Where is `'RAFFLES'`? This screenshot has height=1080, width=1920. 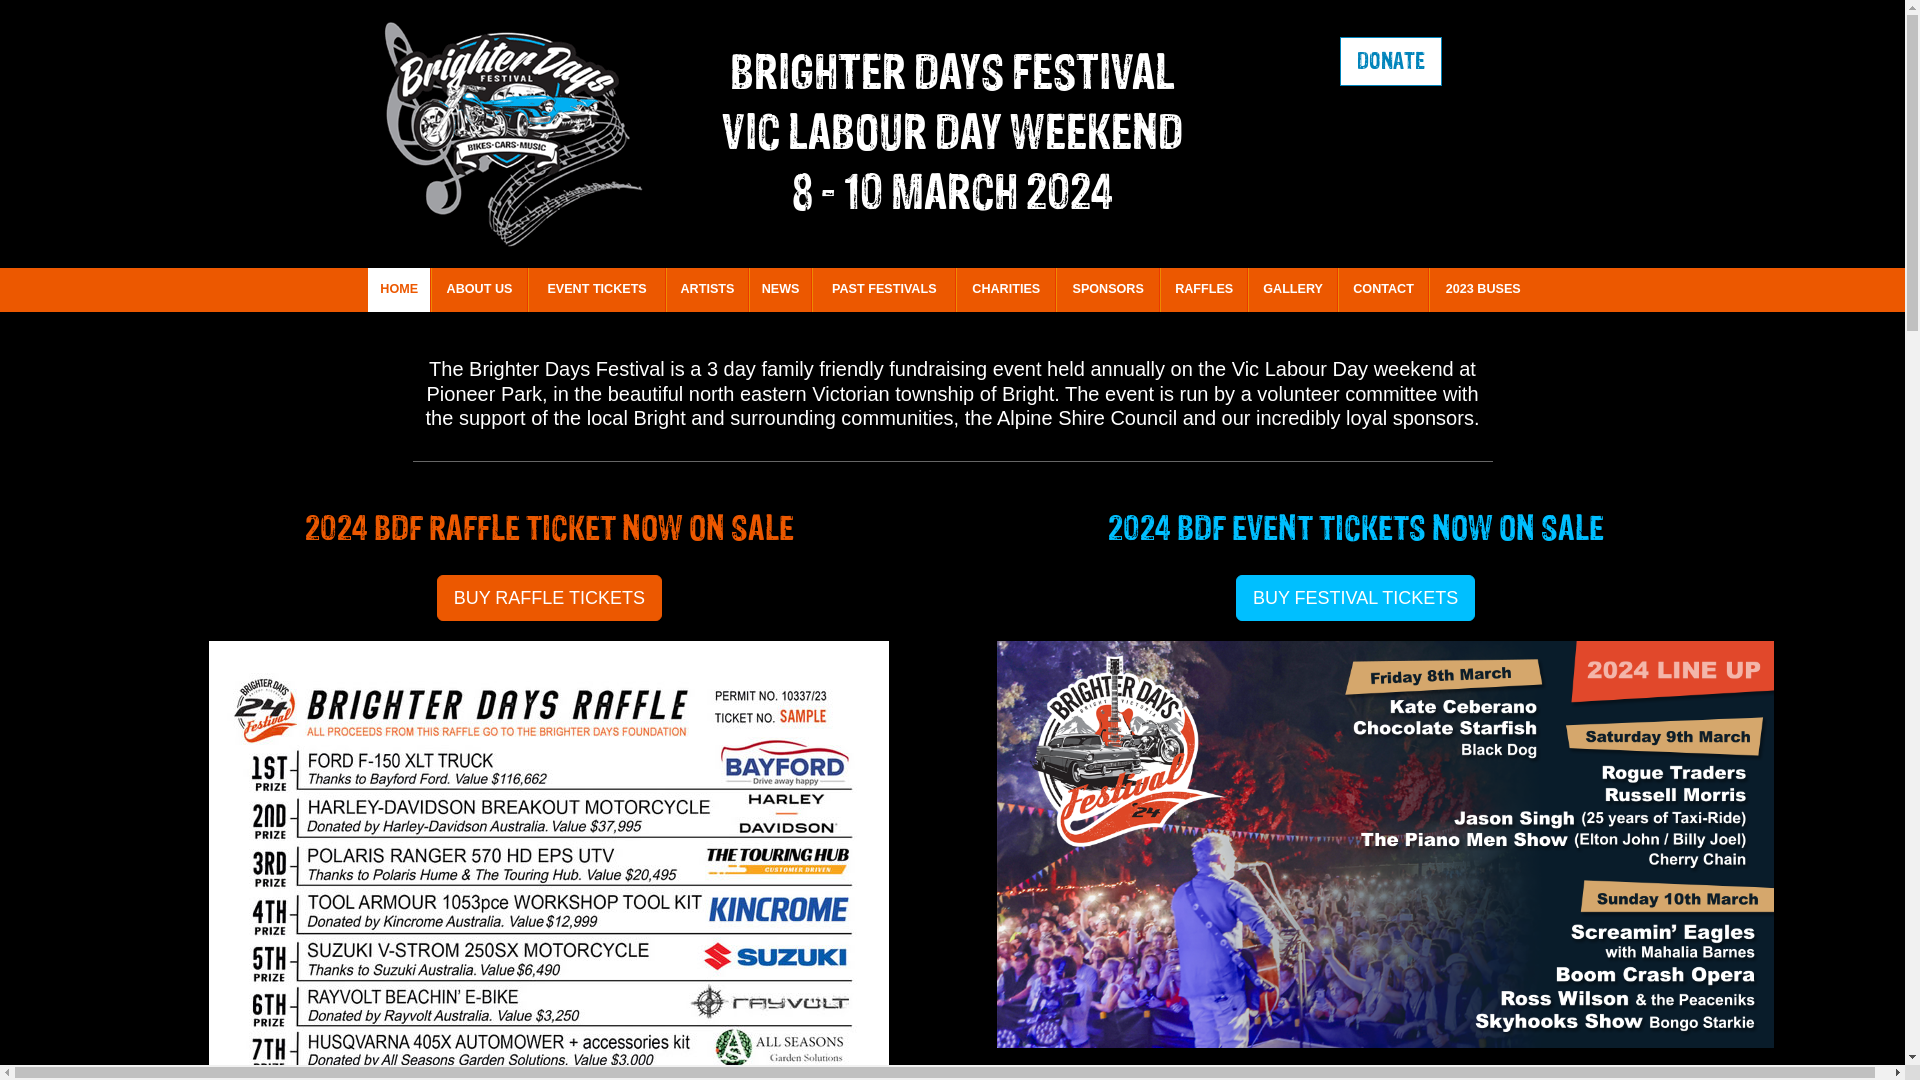 'RAFFLES' is located at coordinates (1203, 289).